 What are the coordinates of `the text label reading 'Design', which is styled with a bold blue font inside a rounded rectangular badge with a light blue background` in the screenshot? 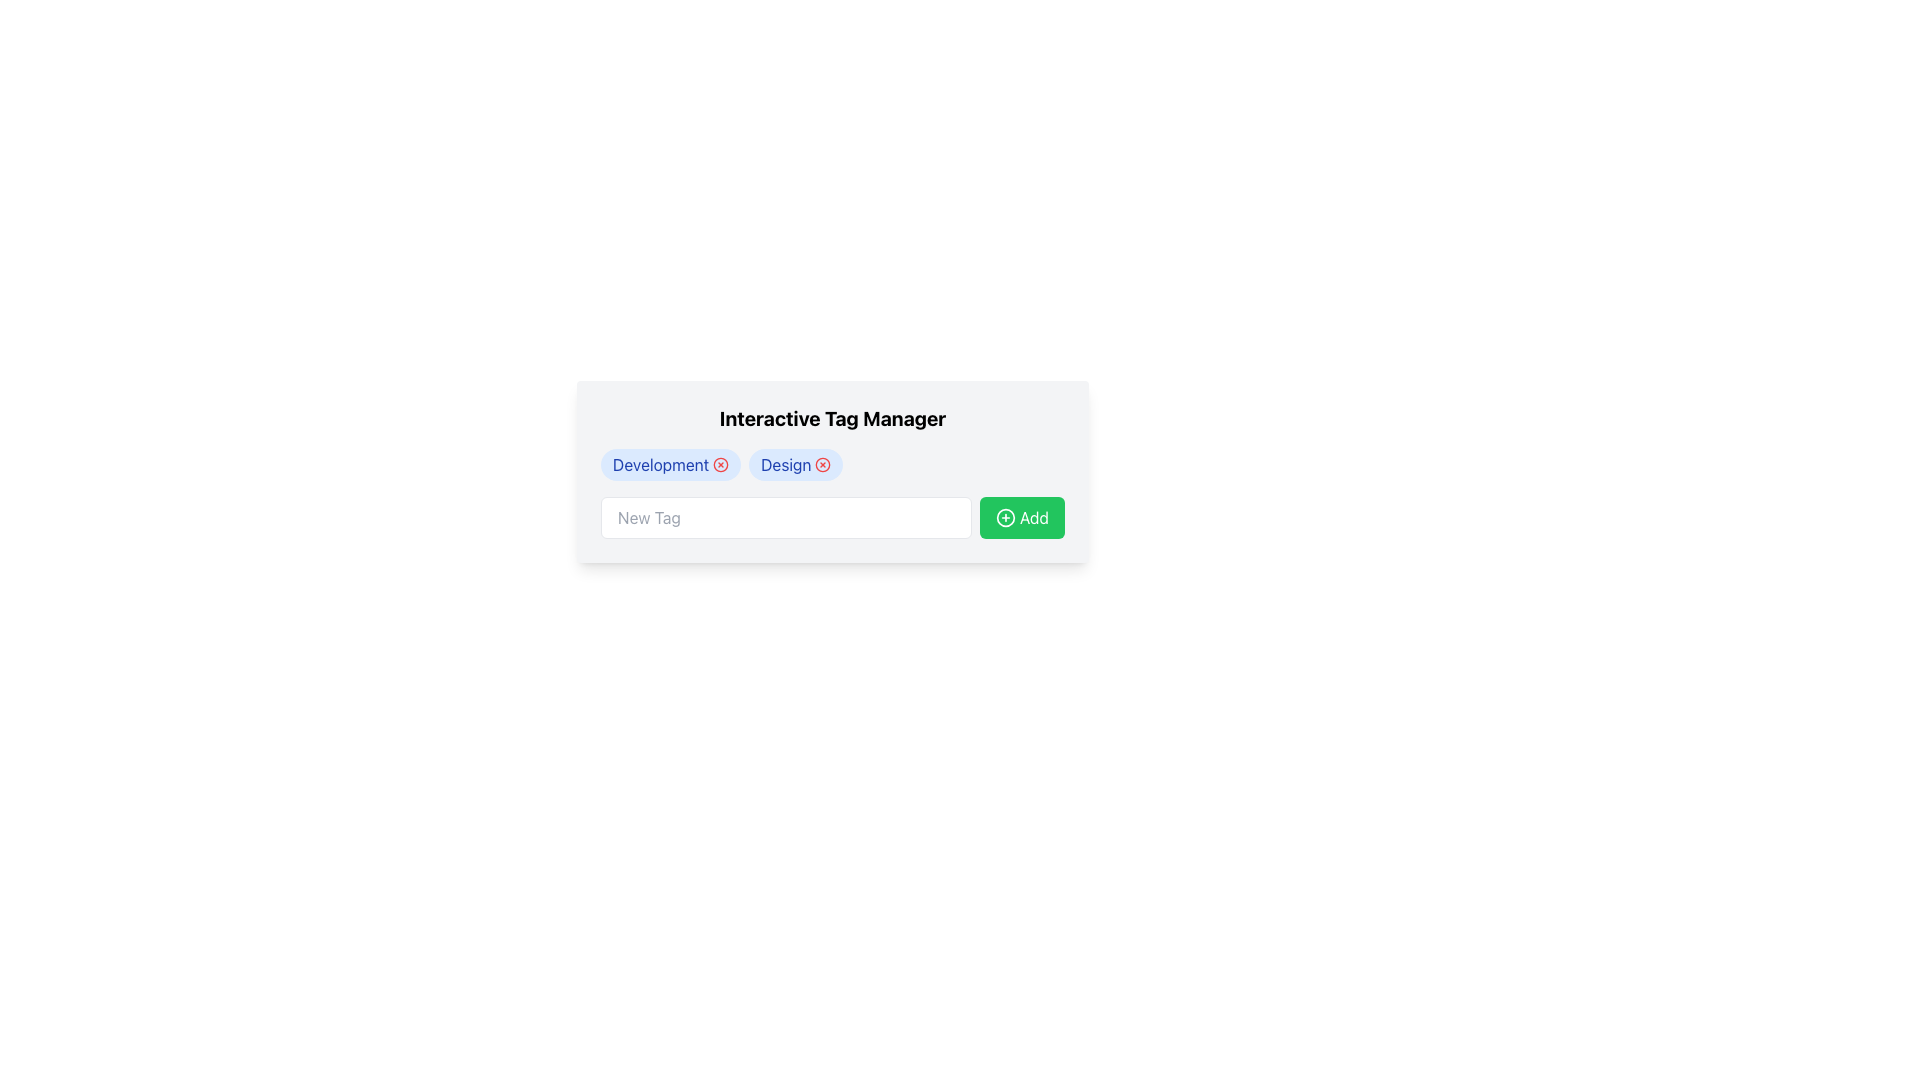 It's located at (785, 465).